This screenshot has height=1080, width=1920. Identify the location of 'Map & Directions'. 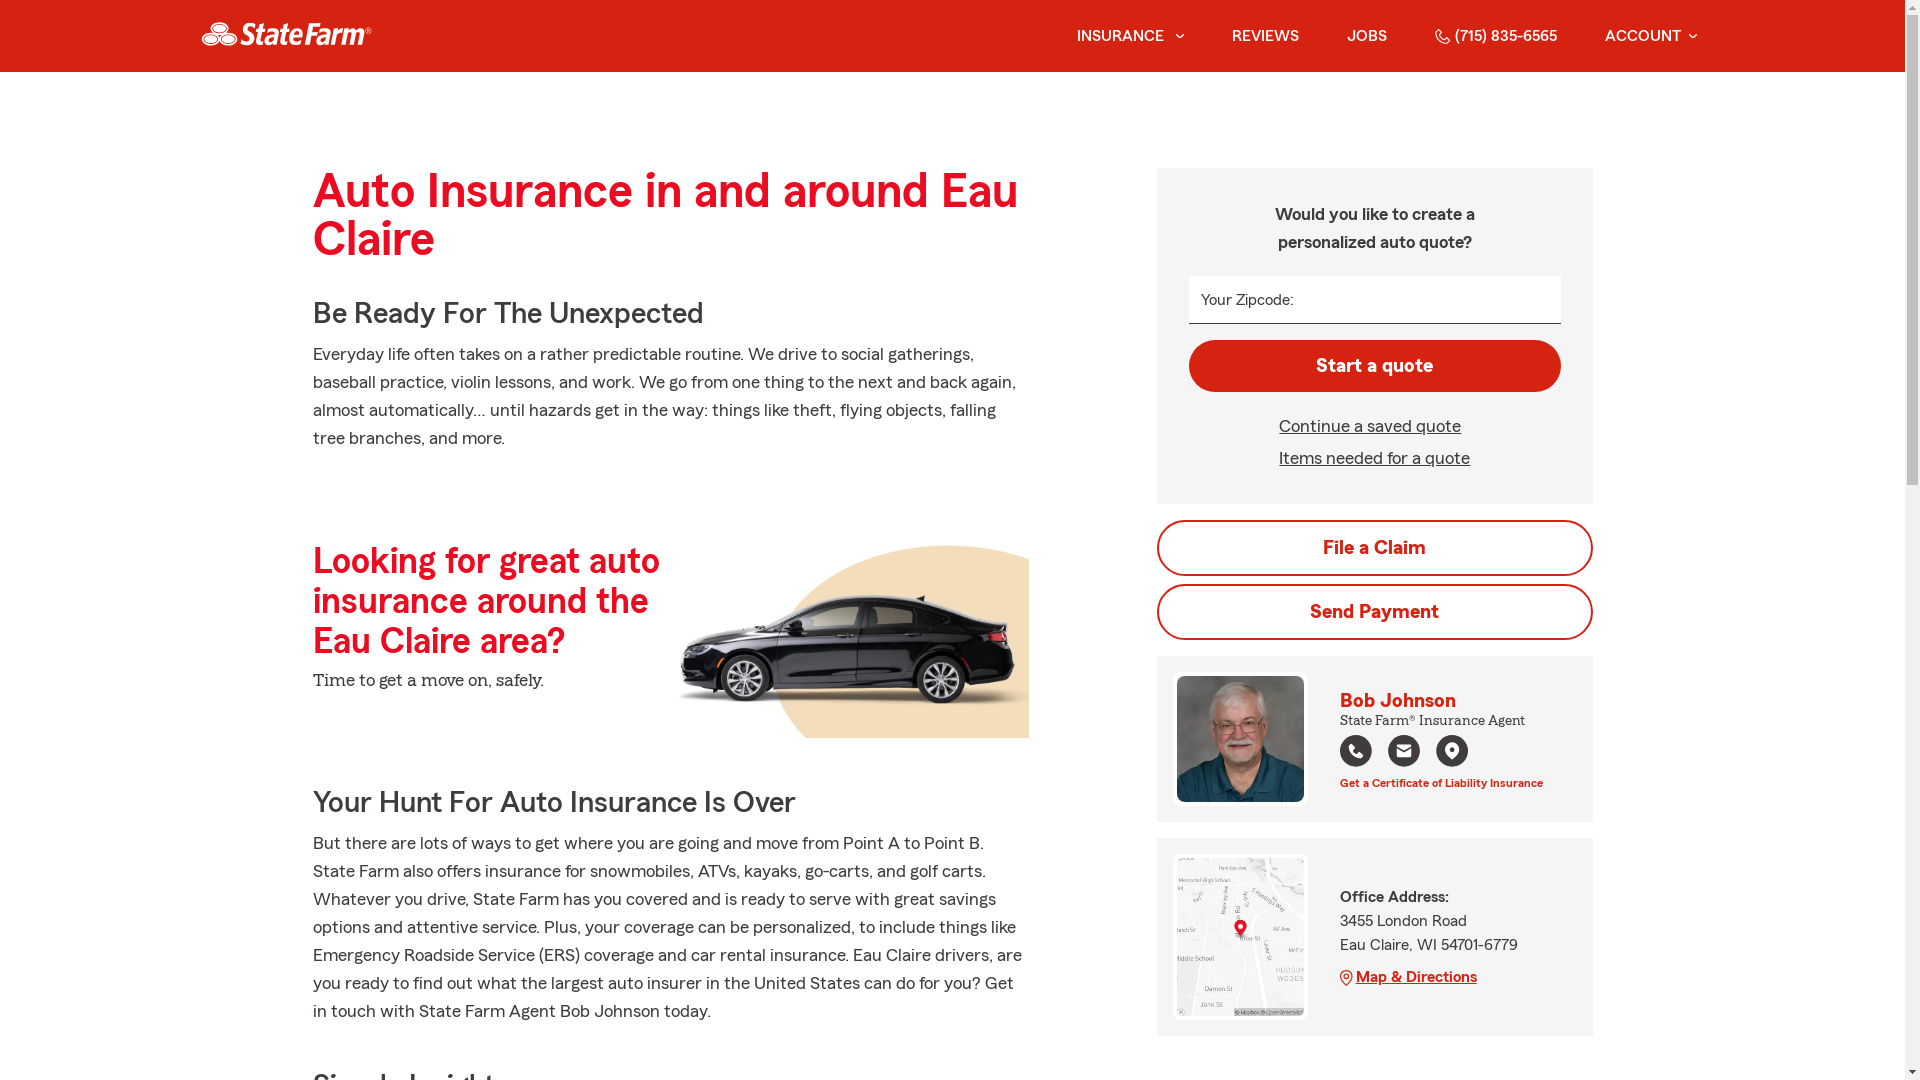
(1440, 975).